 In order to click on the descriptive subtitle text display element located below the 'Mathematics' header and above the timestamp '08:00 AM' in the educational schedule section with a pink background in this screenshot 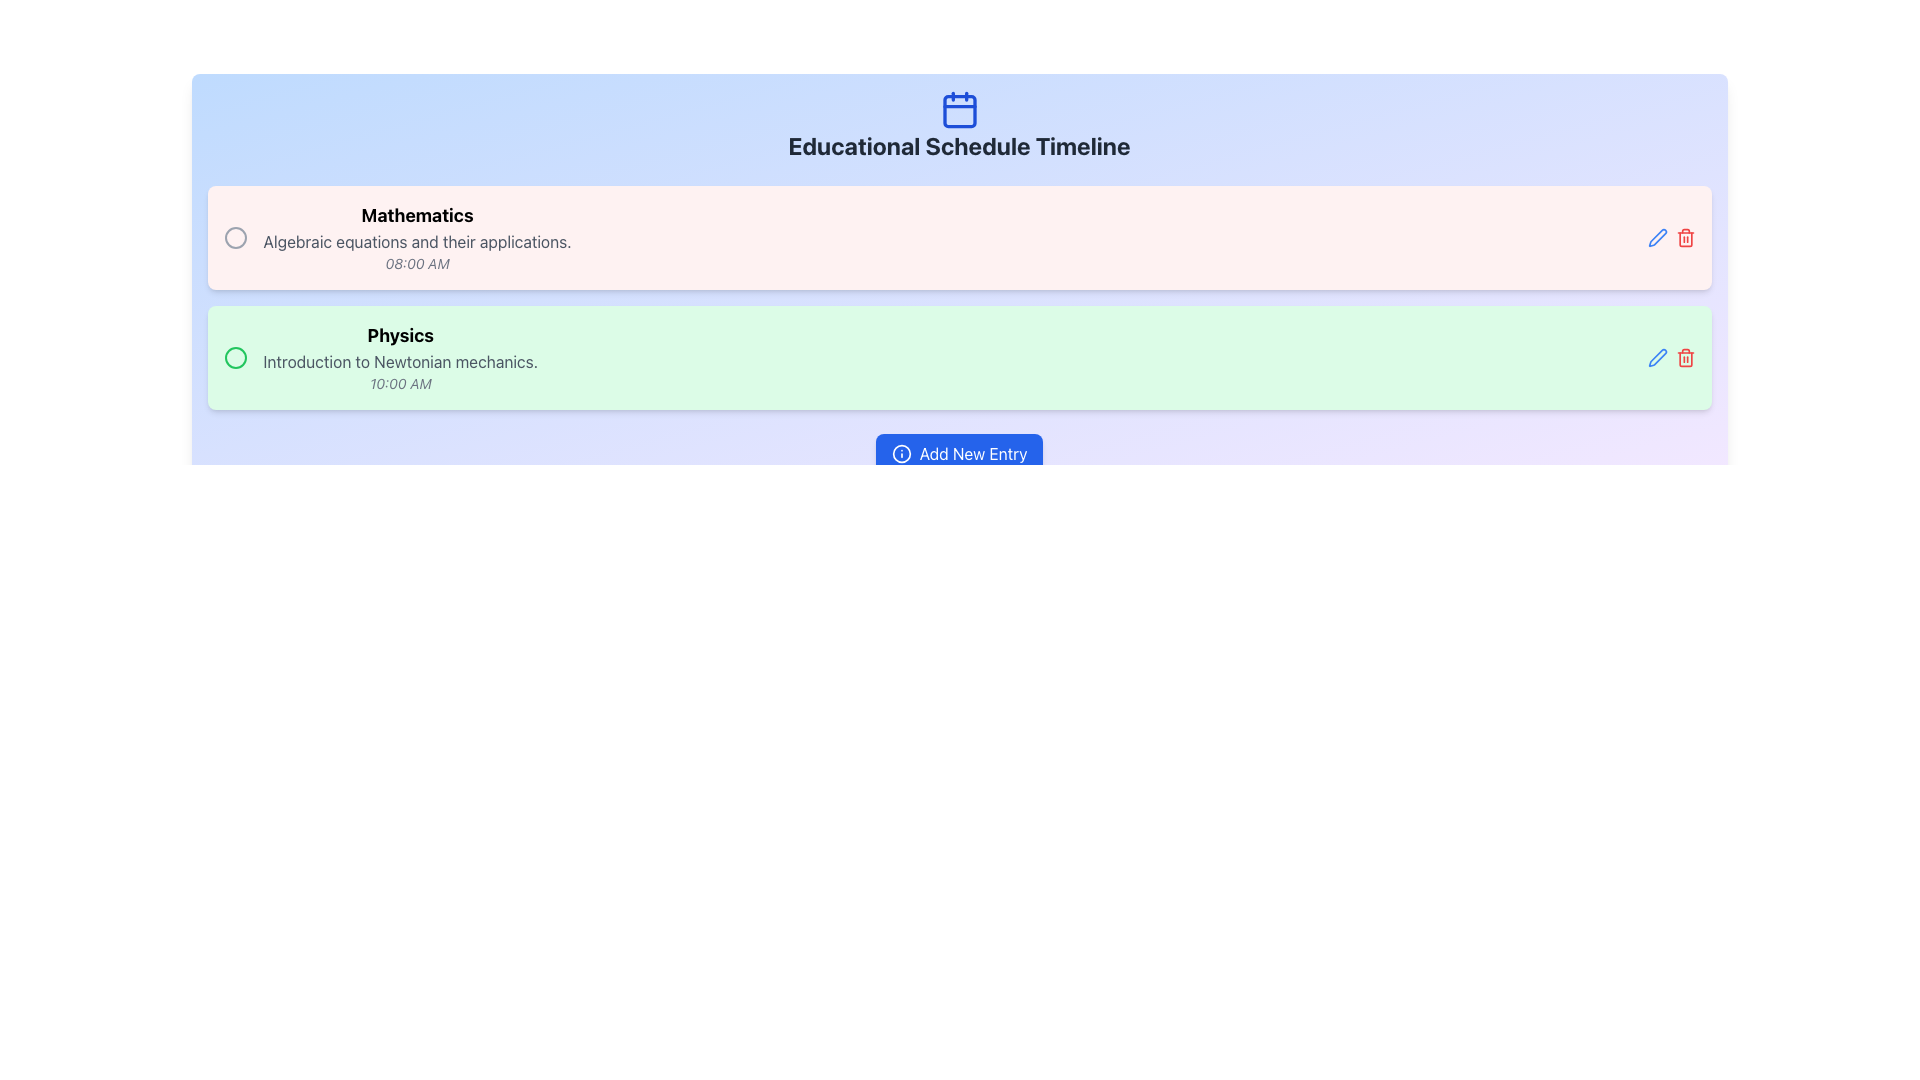, I will do `click(416, 241)`.